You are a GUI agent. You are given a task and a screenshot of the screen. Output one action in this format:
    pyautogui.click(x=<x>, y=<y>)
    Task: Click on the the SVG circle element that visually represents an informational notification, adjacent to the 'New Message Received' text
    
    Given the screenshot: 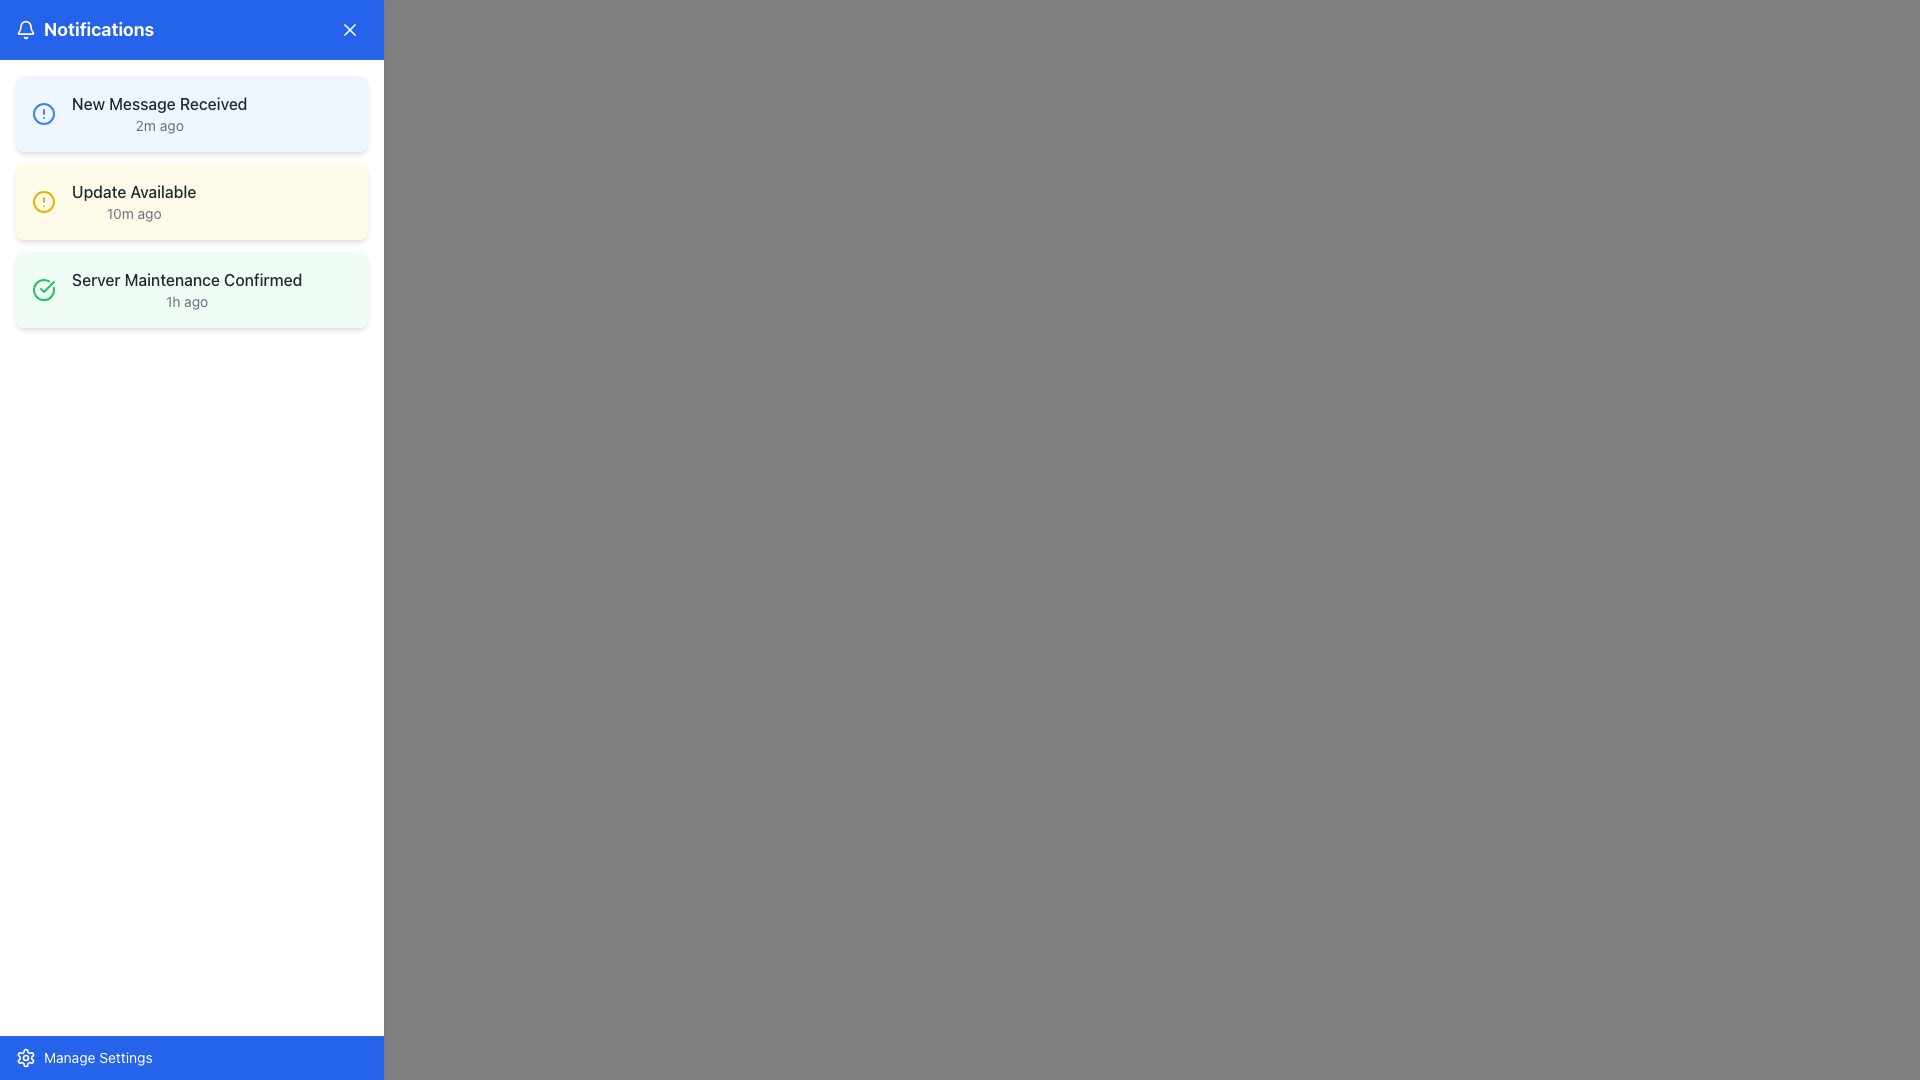 What is the action you would take?
    pyautogui.click(x=43, y=114)
    